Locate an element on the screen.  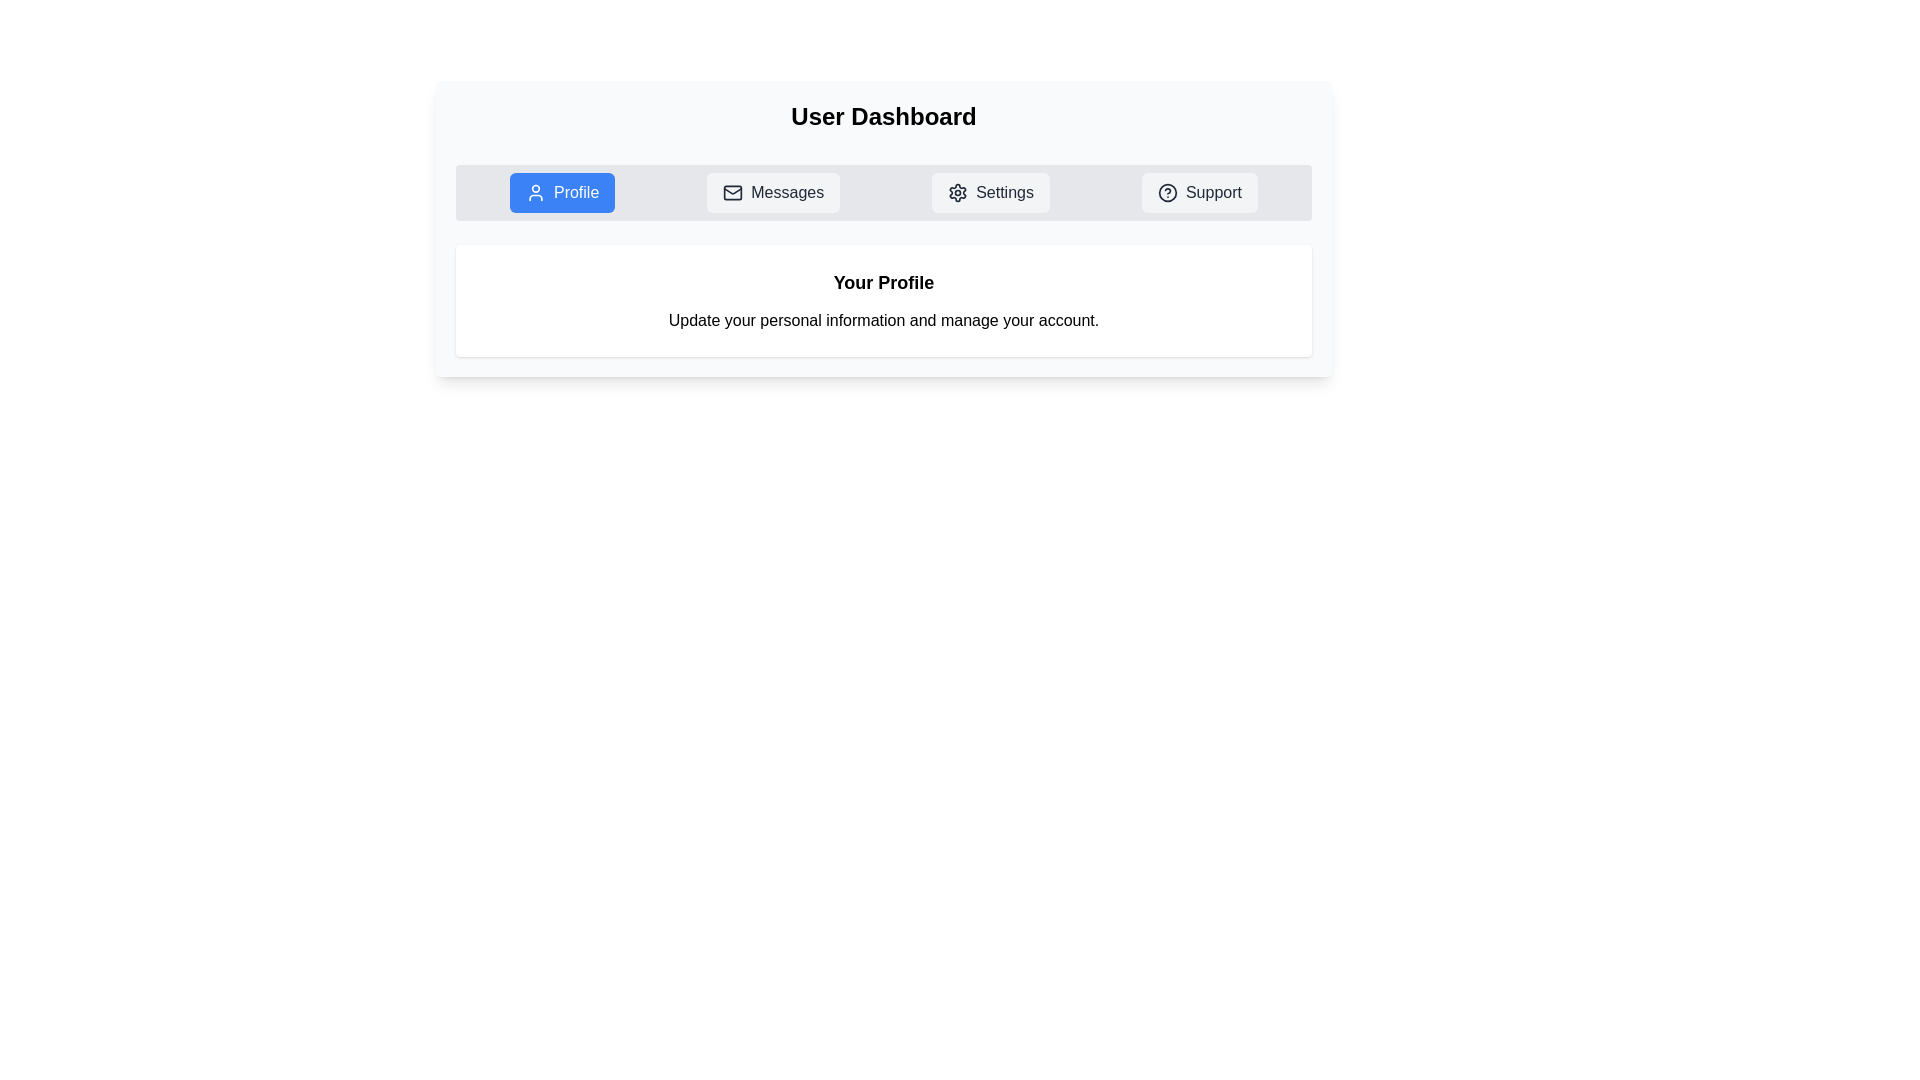
the mail icon element located within the 'Messages' button in the navigation bar, which features a minimalistic outline style of a rectangular envelope with a triangular flap is located at coordinates (732, 192).